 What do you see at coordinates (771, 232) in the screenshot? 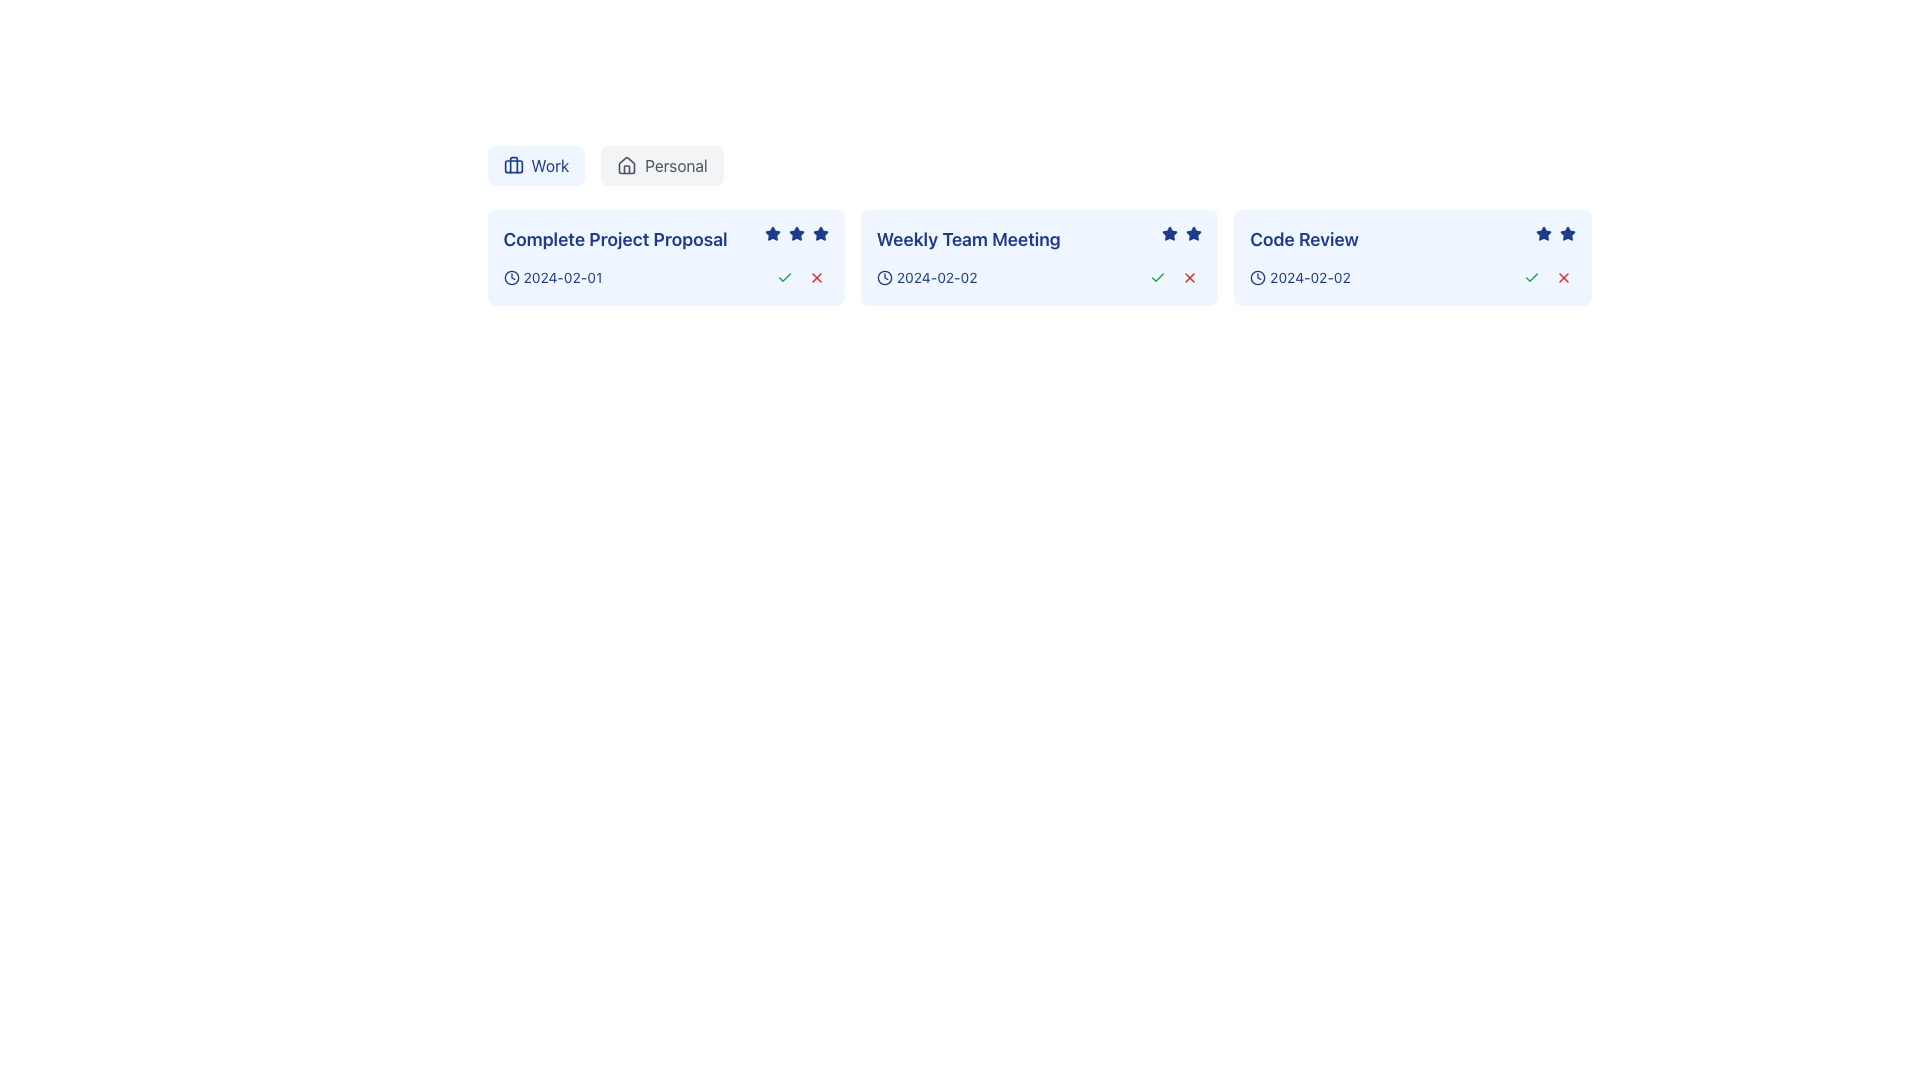
I see `the first blue star-shaped icon in the horizontal row near the top-right corner of the 'Complete Project Proposal' card` at bounding box center [771, 232].